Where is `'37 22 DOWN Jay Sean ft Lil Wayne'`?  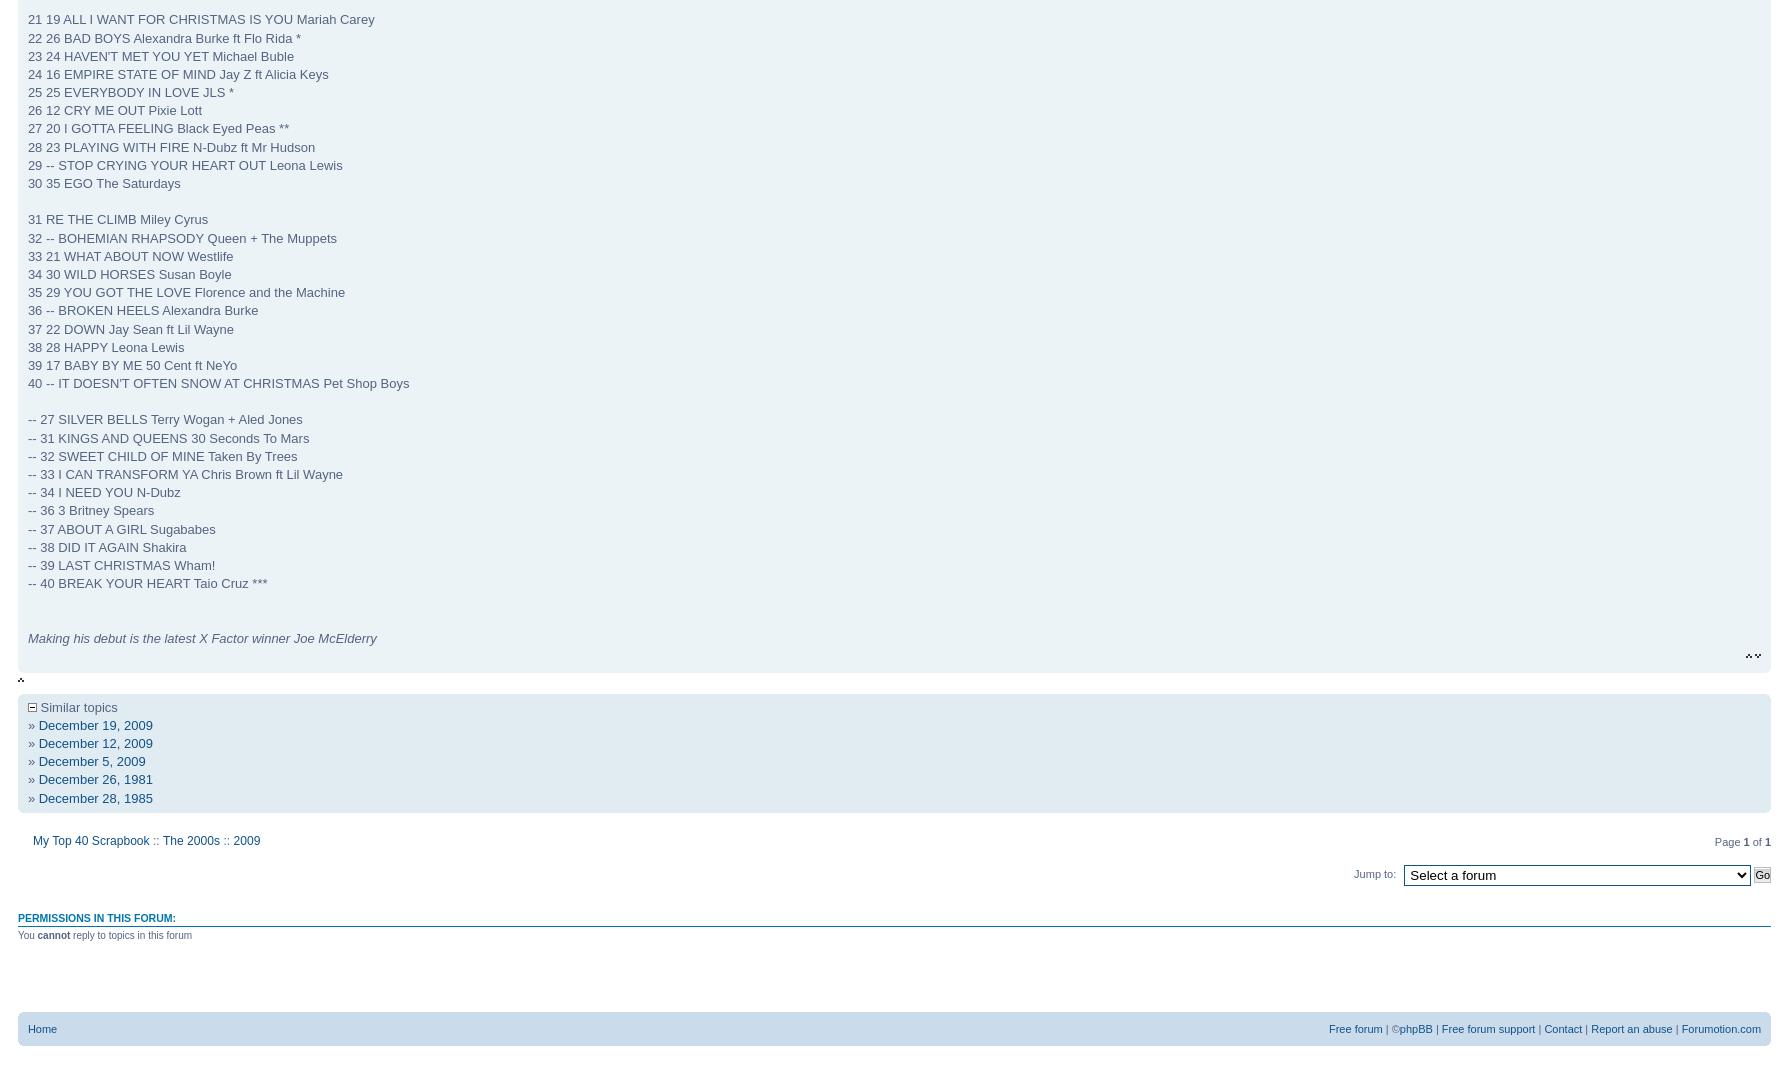 '37 22 DOWN Jay Sean ft Lil Wayne' is located at coordinates (27, 328).